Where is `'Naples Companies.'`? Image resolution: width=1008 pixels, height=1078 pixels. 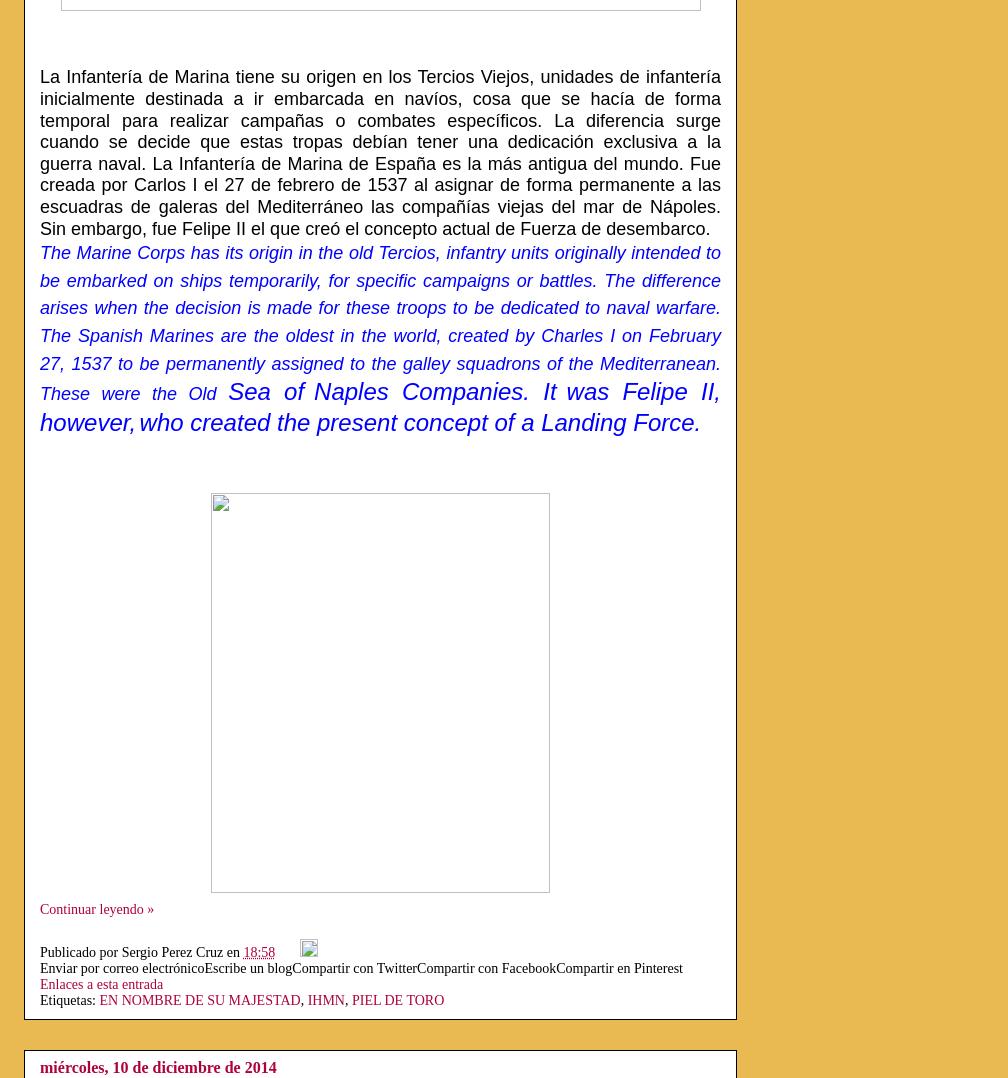 'Naples Companies.' is located at coordinates (428, 390).